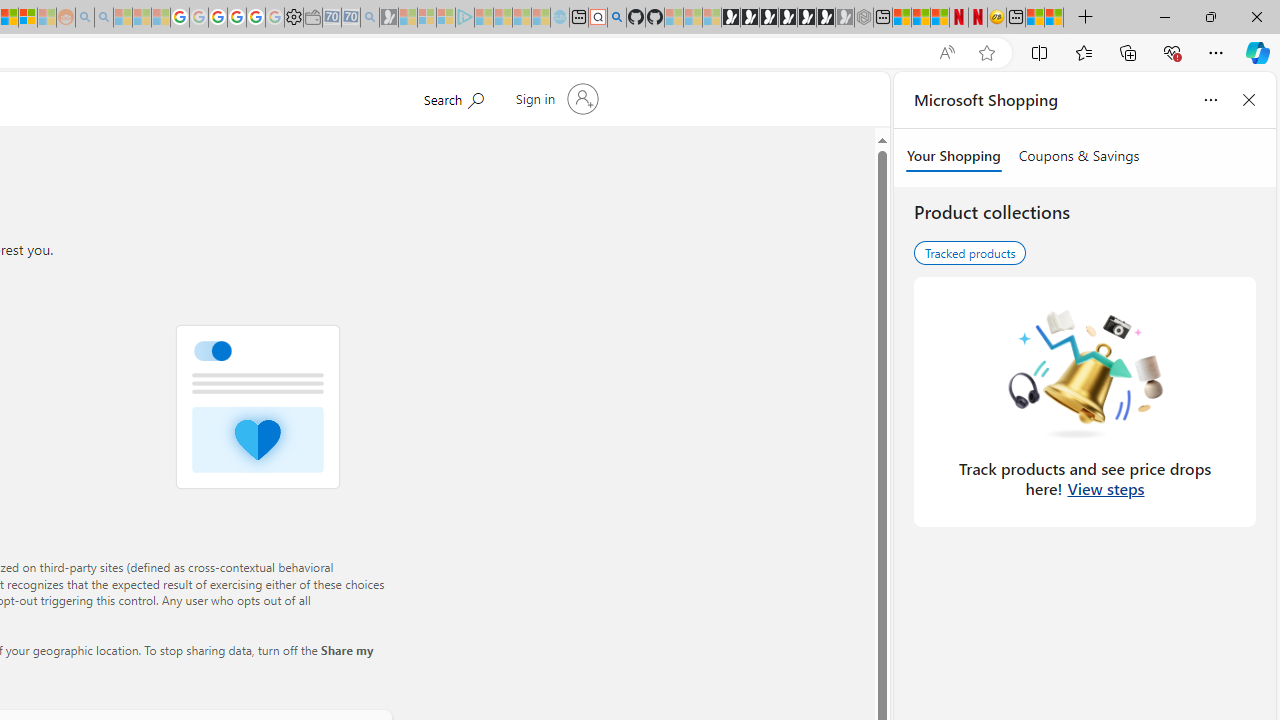 This screenshot has width=1280, height=720. I want to click on 'Search Microsoft.com', so click(452, 97).